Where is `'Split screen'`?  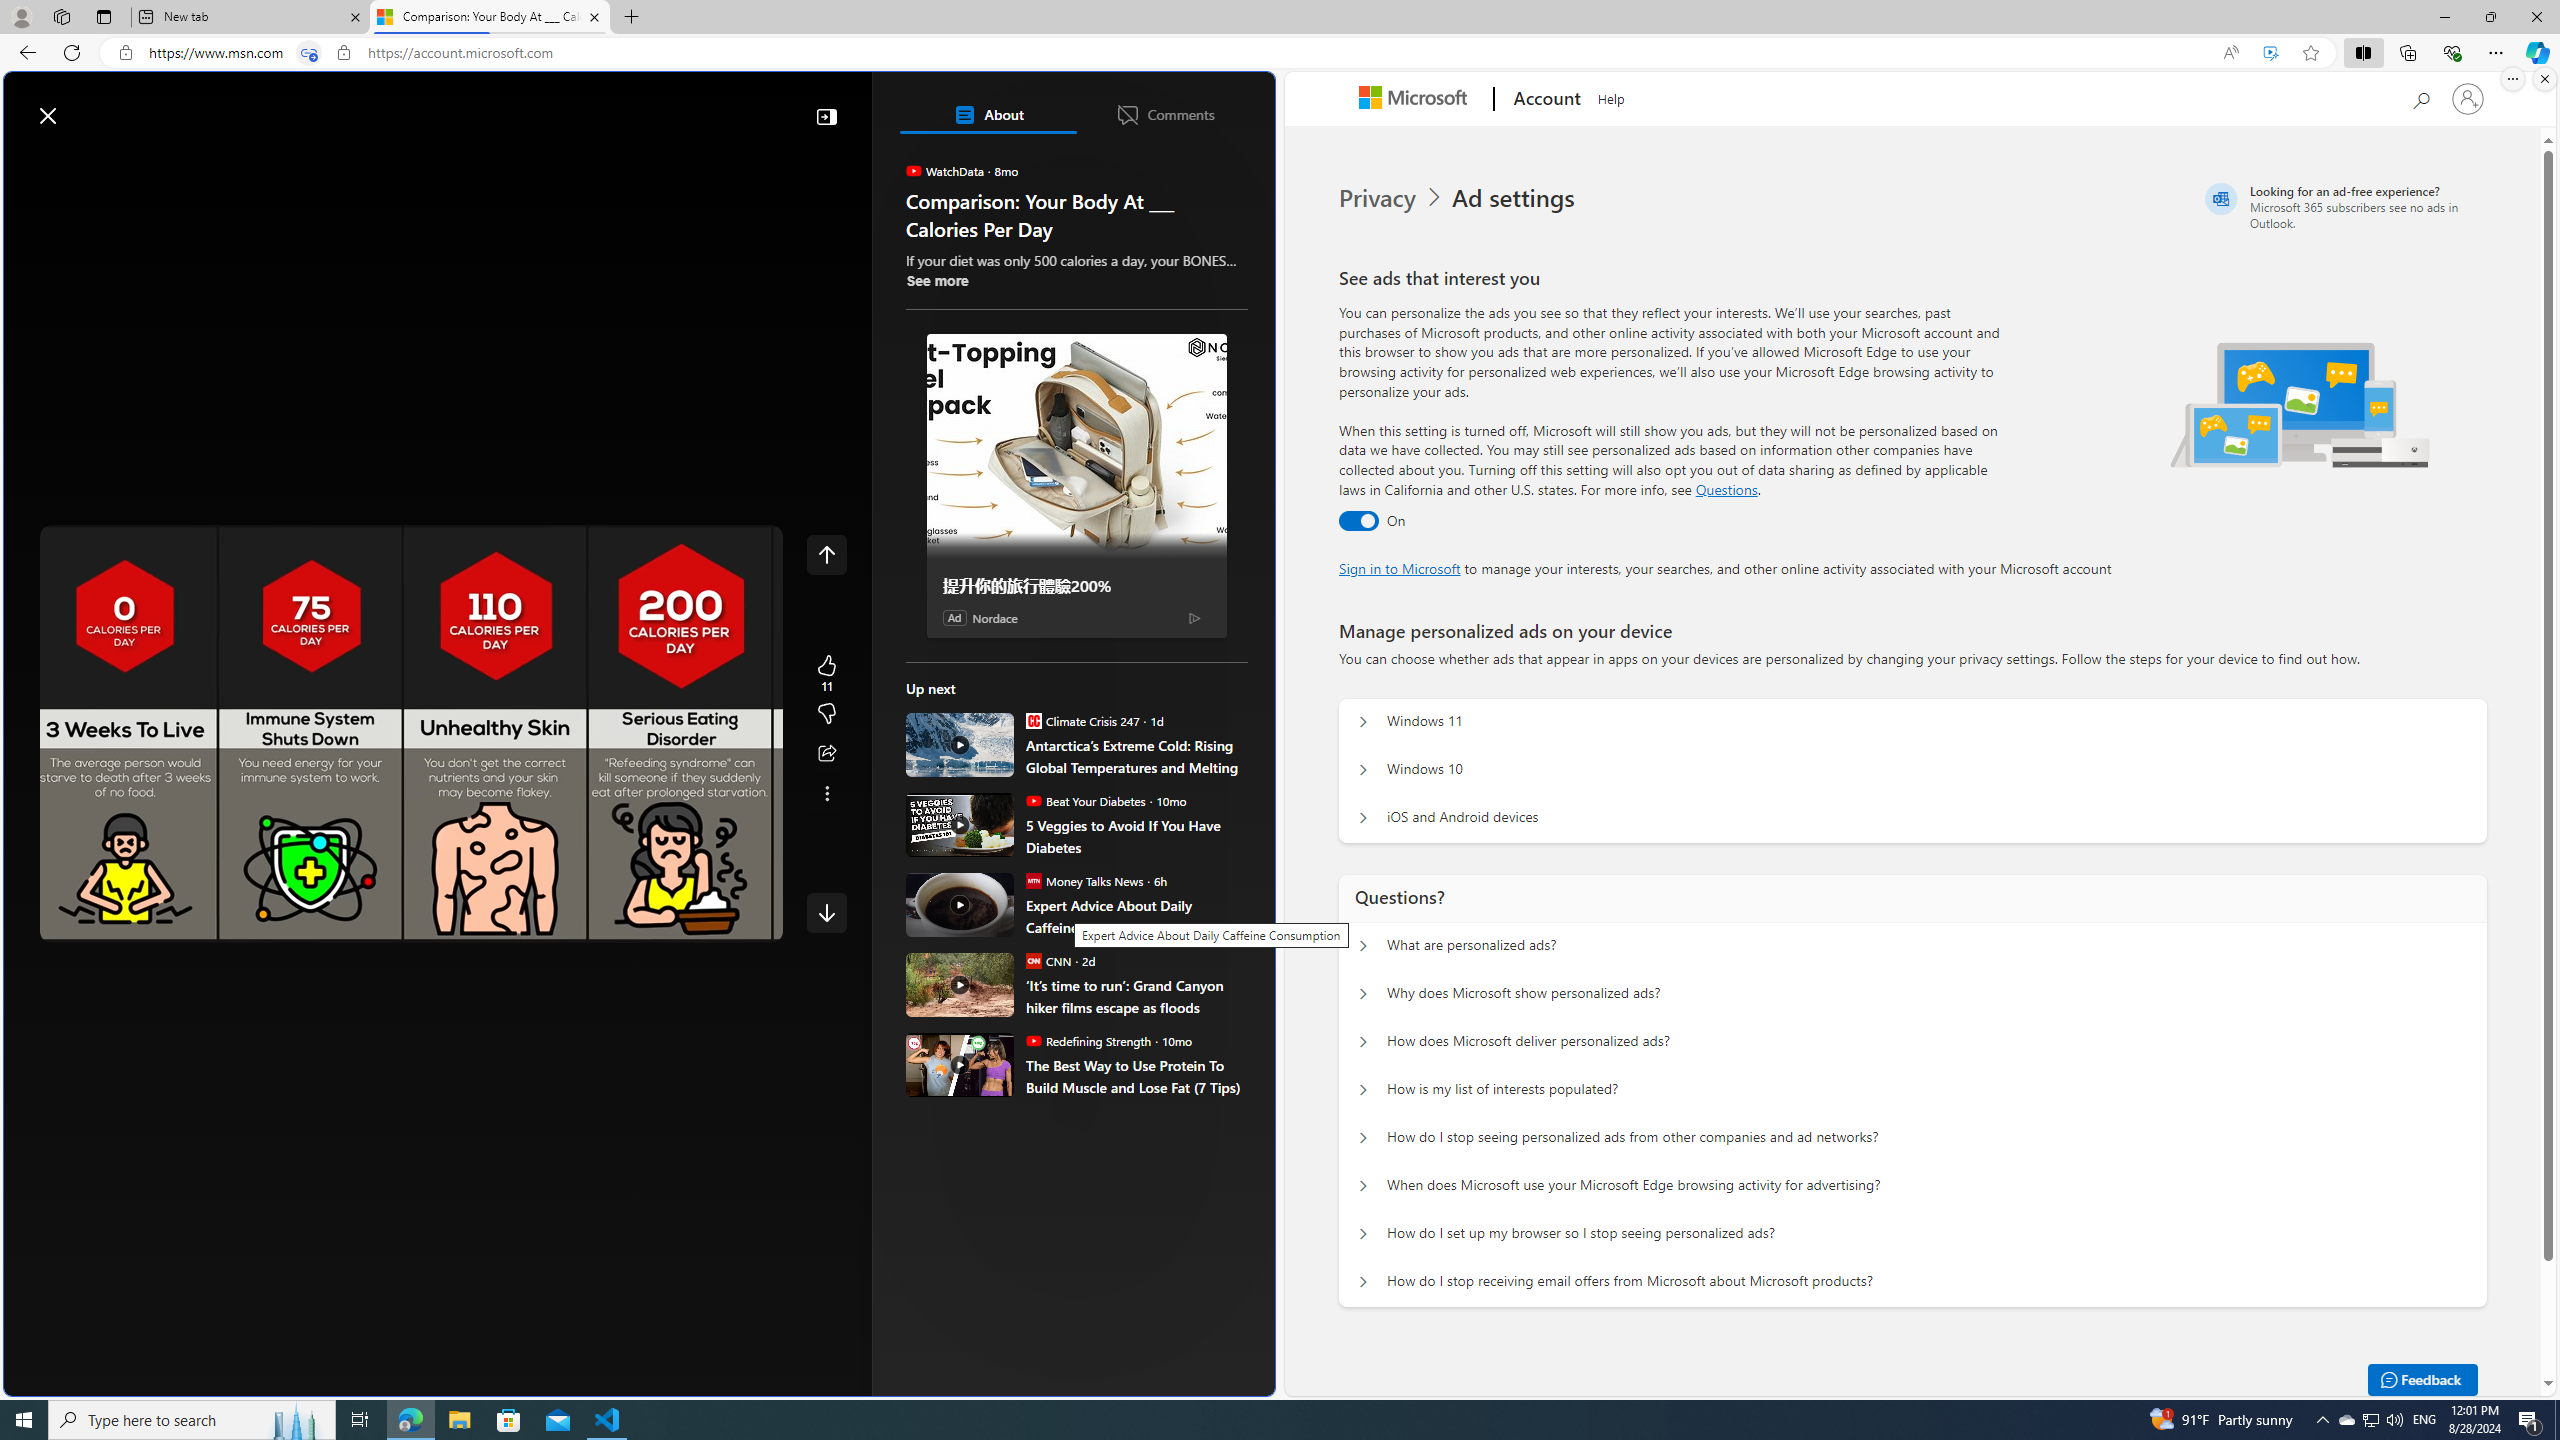 'Split screen' is located at coordinates (2364, 51).